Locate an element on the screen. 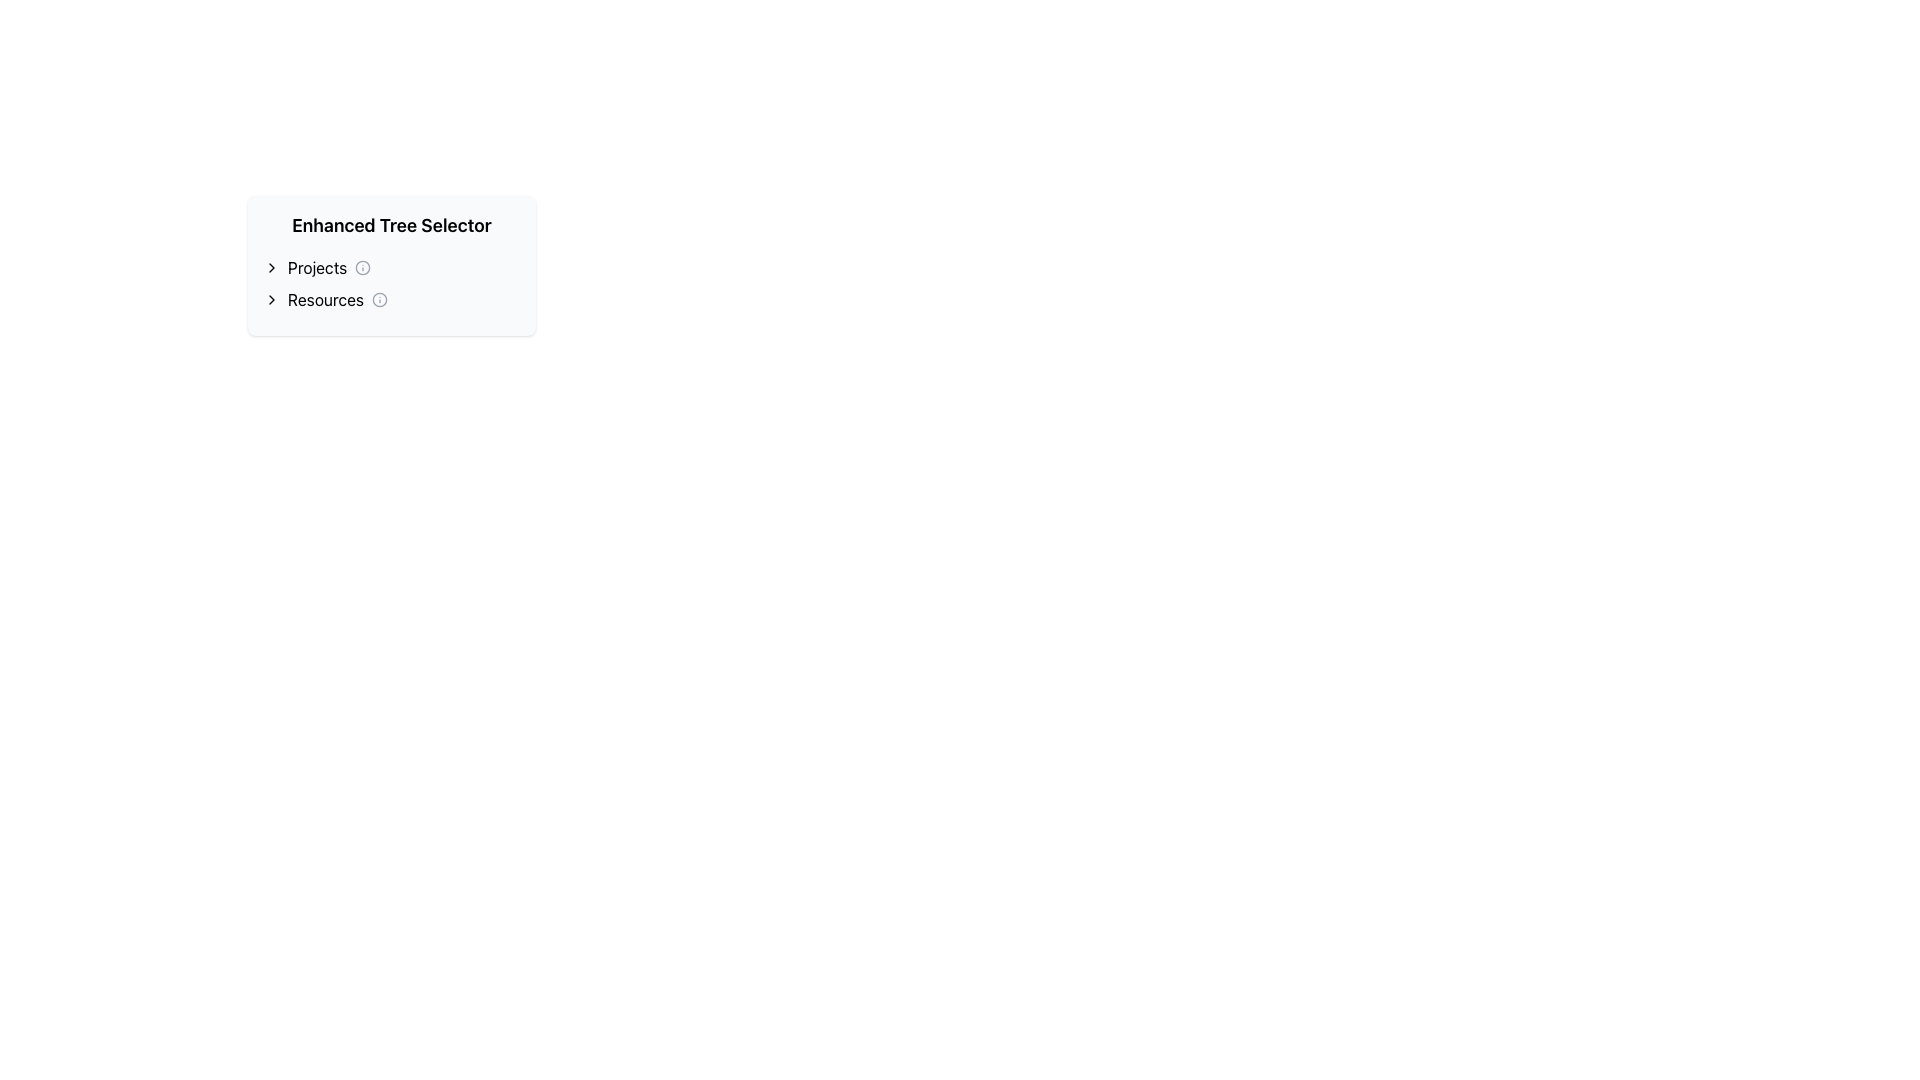  the Circular icon adjacent to the 'Projects' label, which serves as an informative indicator is located at coordinates (363, 266).